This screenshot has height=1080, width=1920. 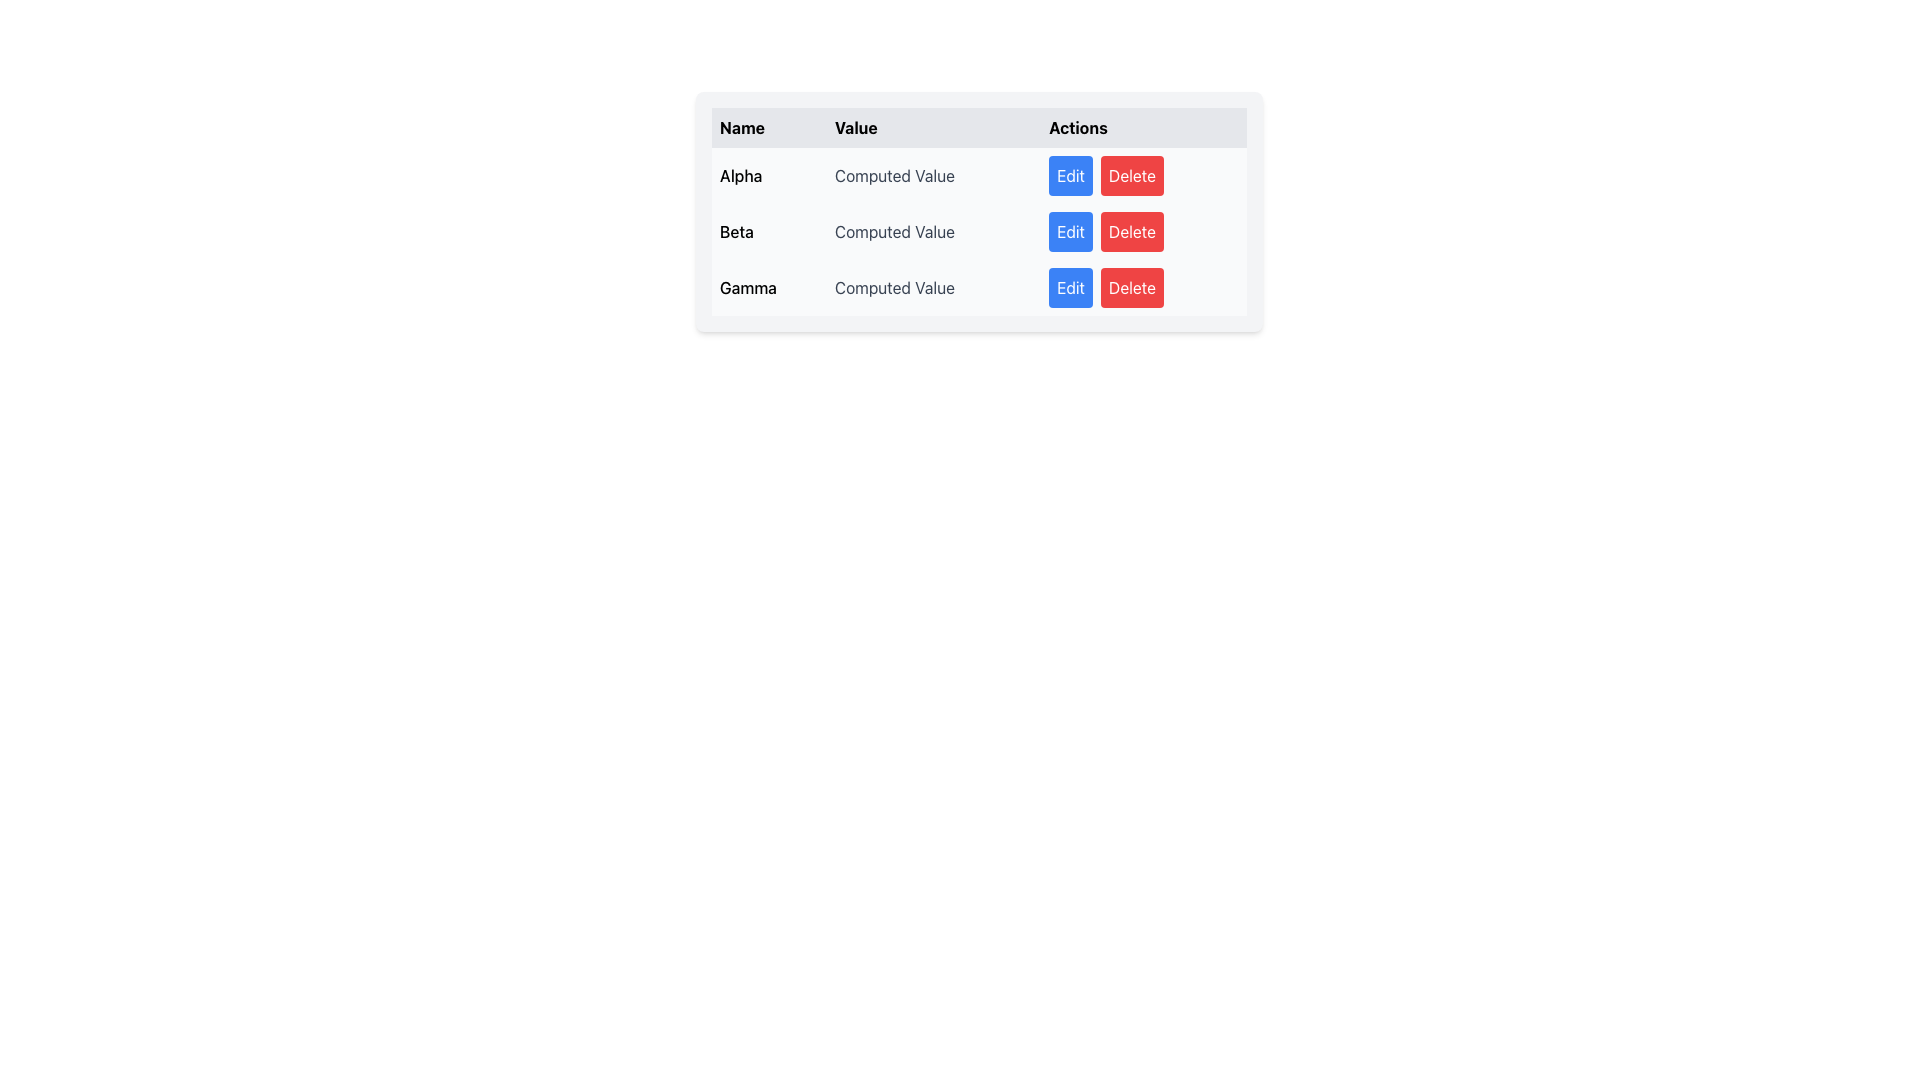 What do you see at coordinates (768, 288) in the screenshot?
I see `the static text label 'Gamma' located in the leftmost cell of the third row of the table, which is positioned below the 'Beta' row` at bounding box center [768, 288].